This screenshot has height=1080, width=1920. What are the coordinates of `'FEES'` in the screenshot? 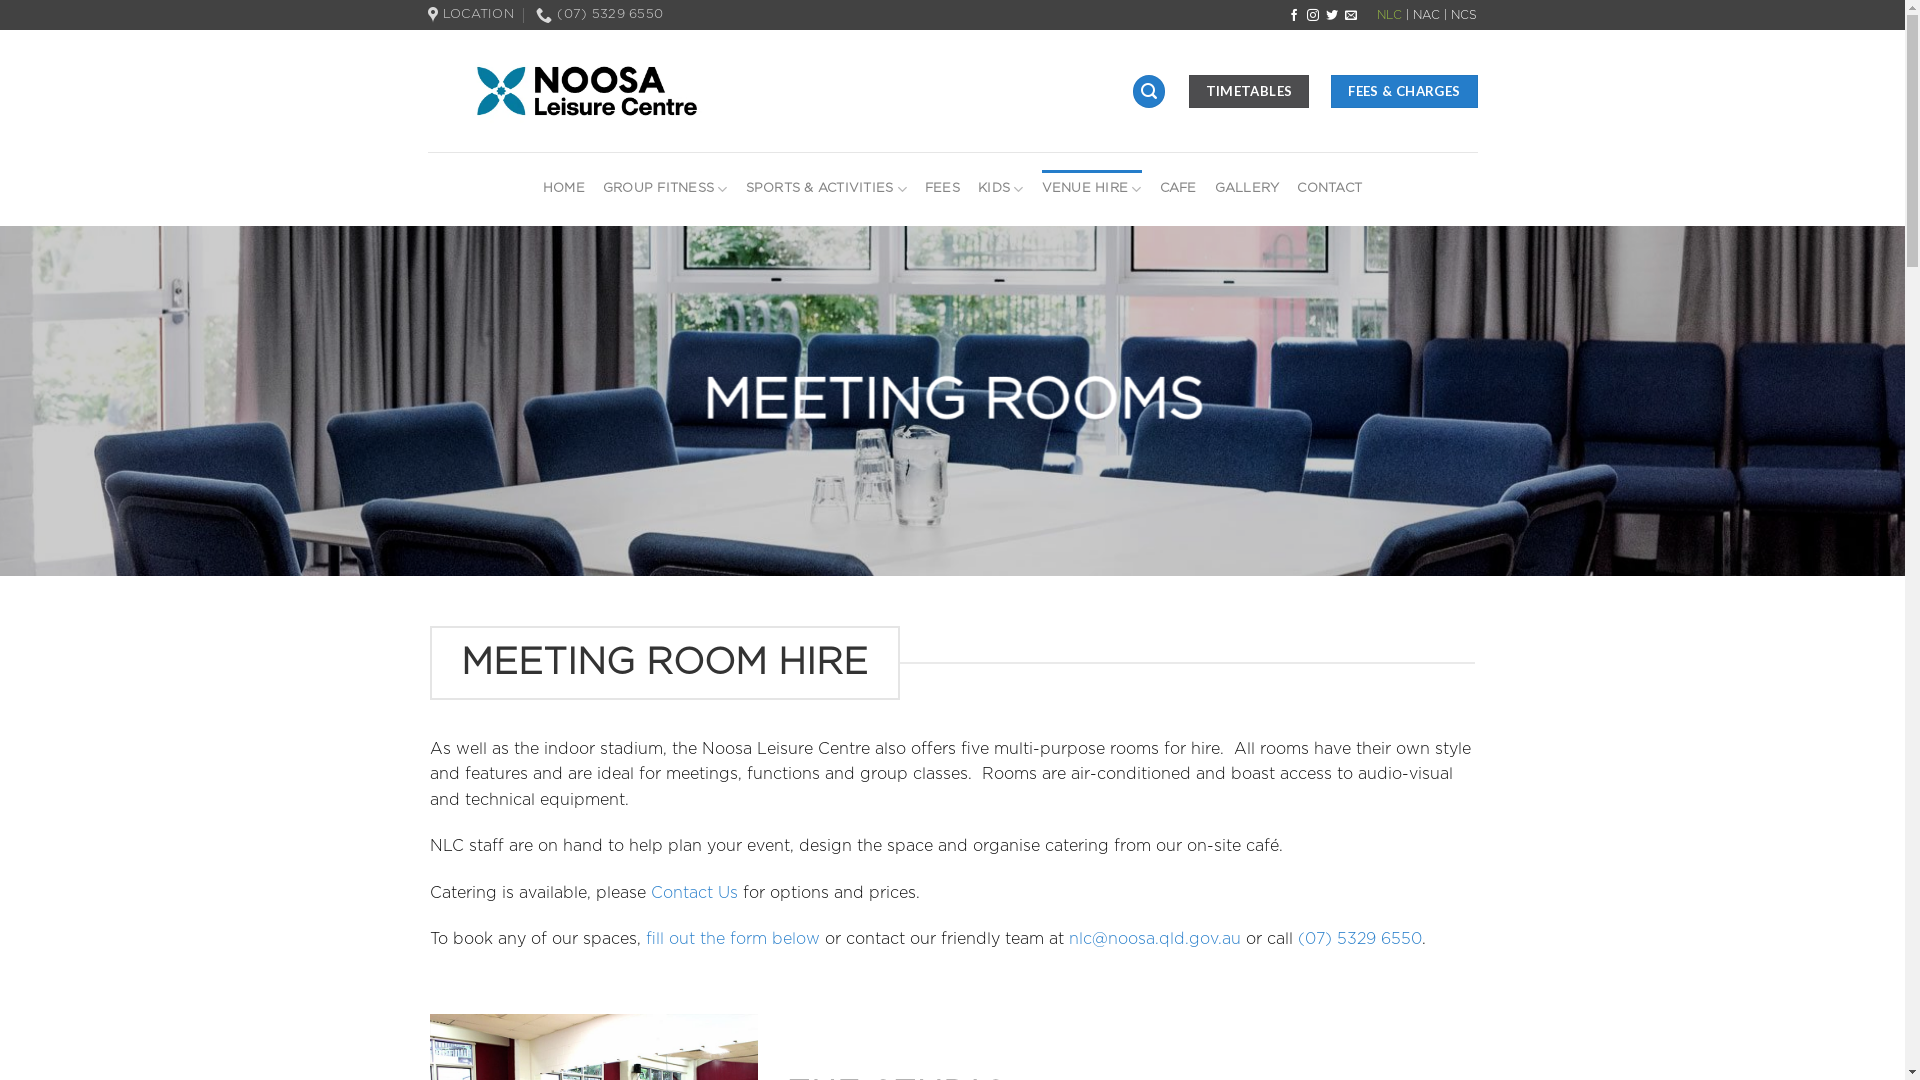 It's located at (924, 189).